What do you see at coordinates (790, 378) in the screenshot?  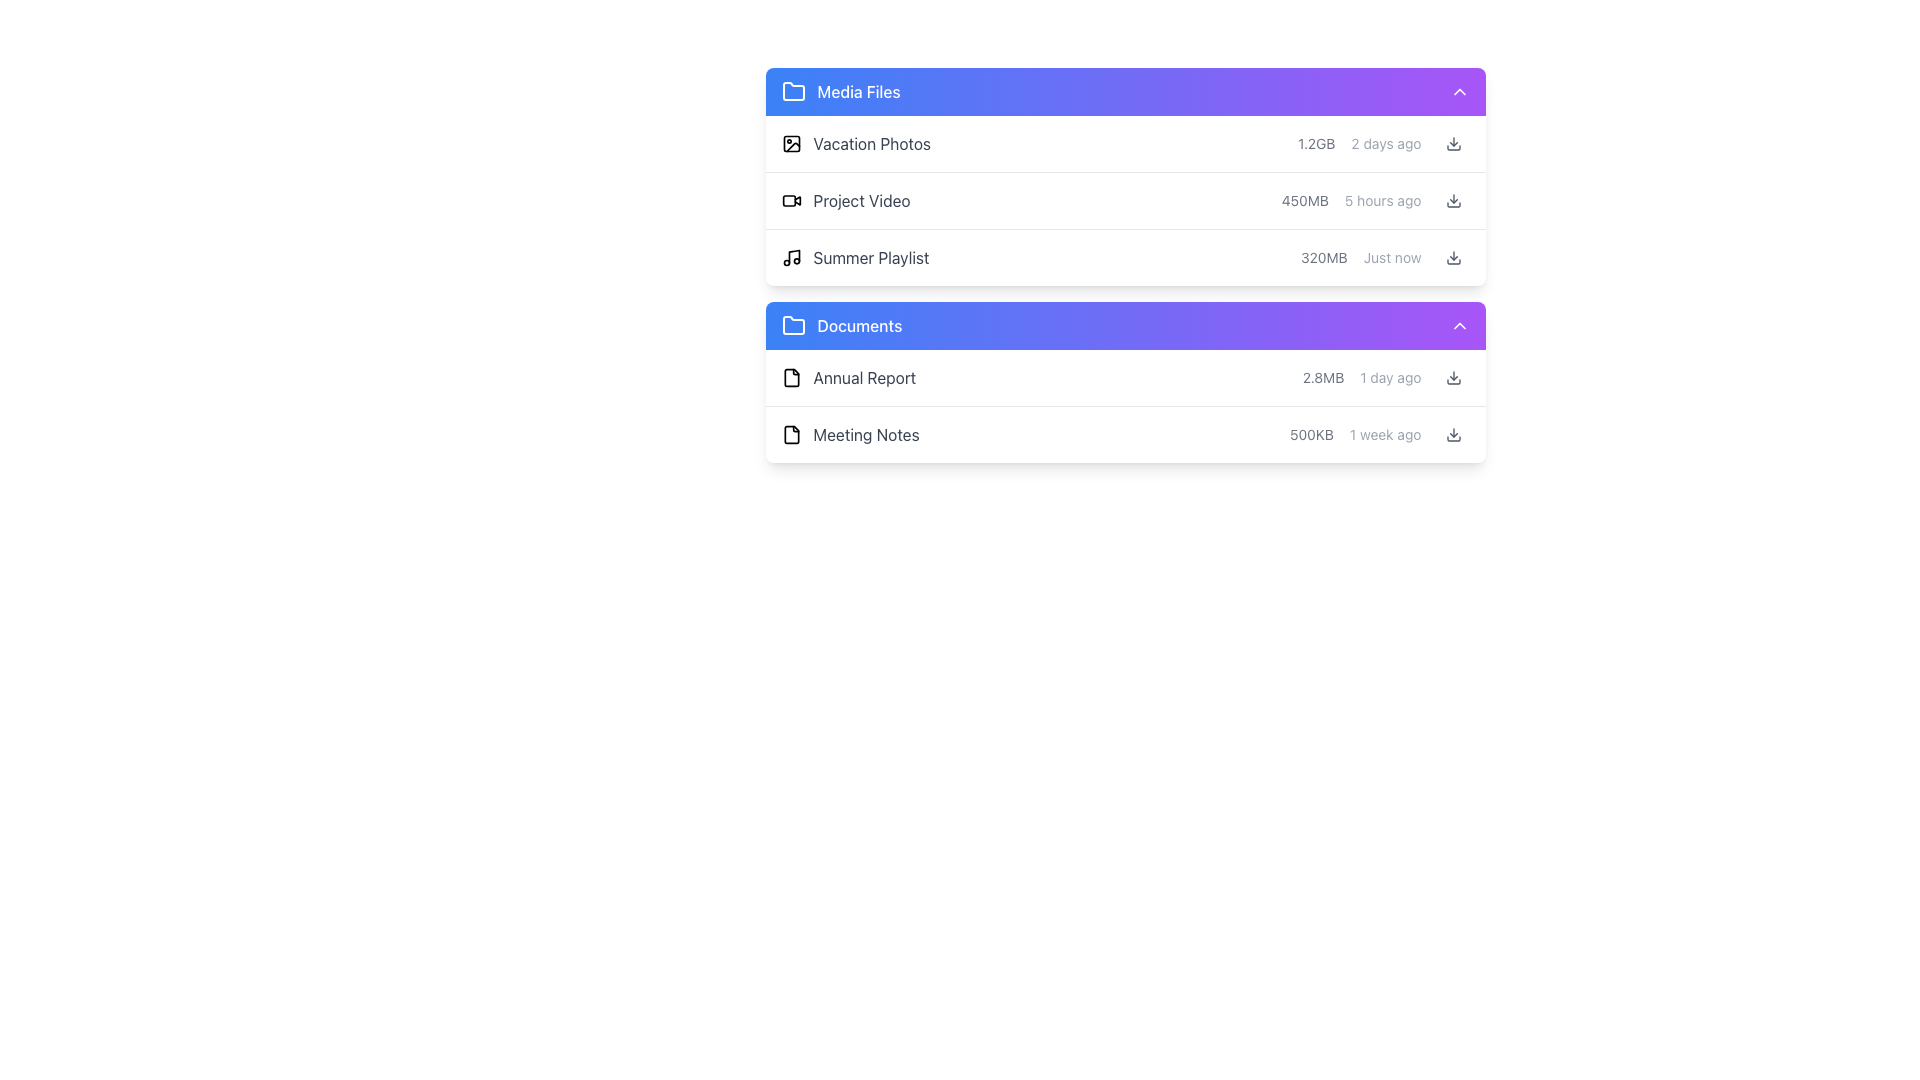 I see `the icon representing the 'Annual Report' document` at bounding box center [790, 378].